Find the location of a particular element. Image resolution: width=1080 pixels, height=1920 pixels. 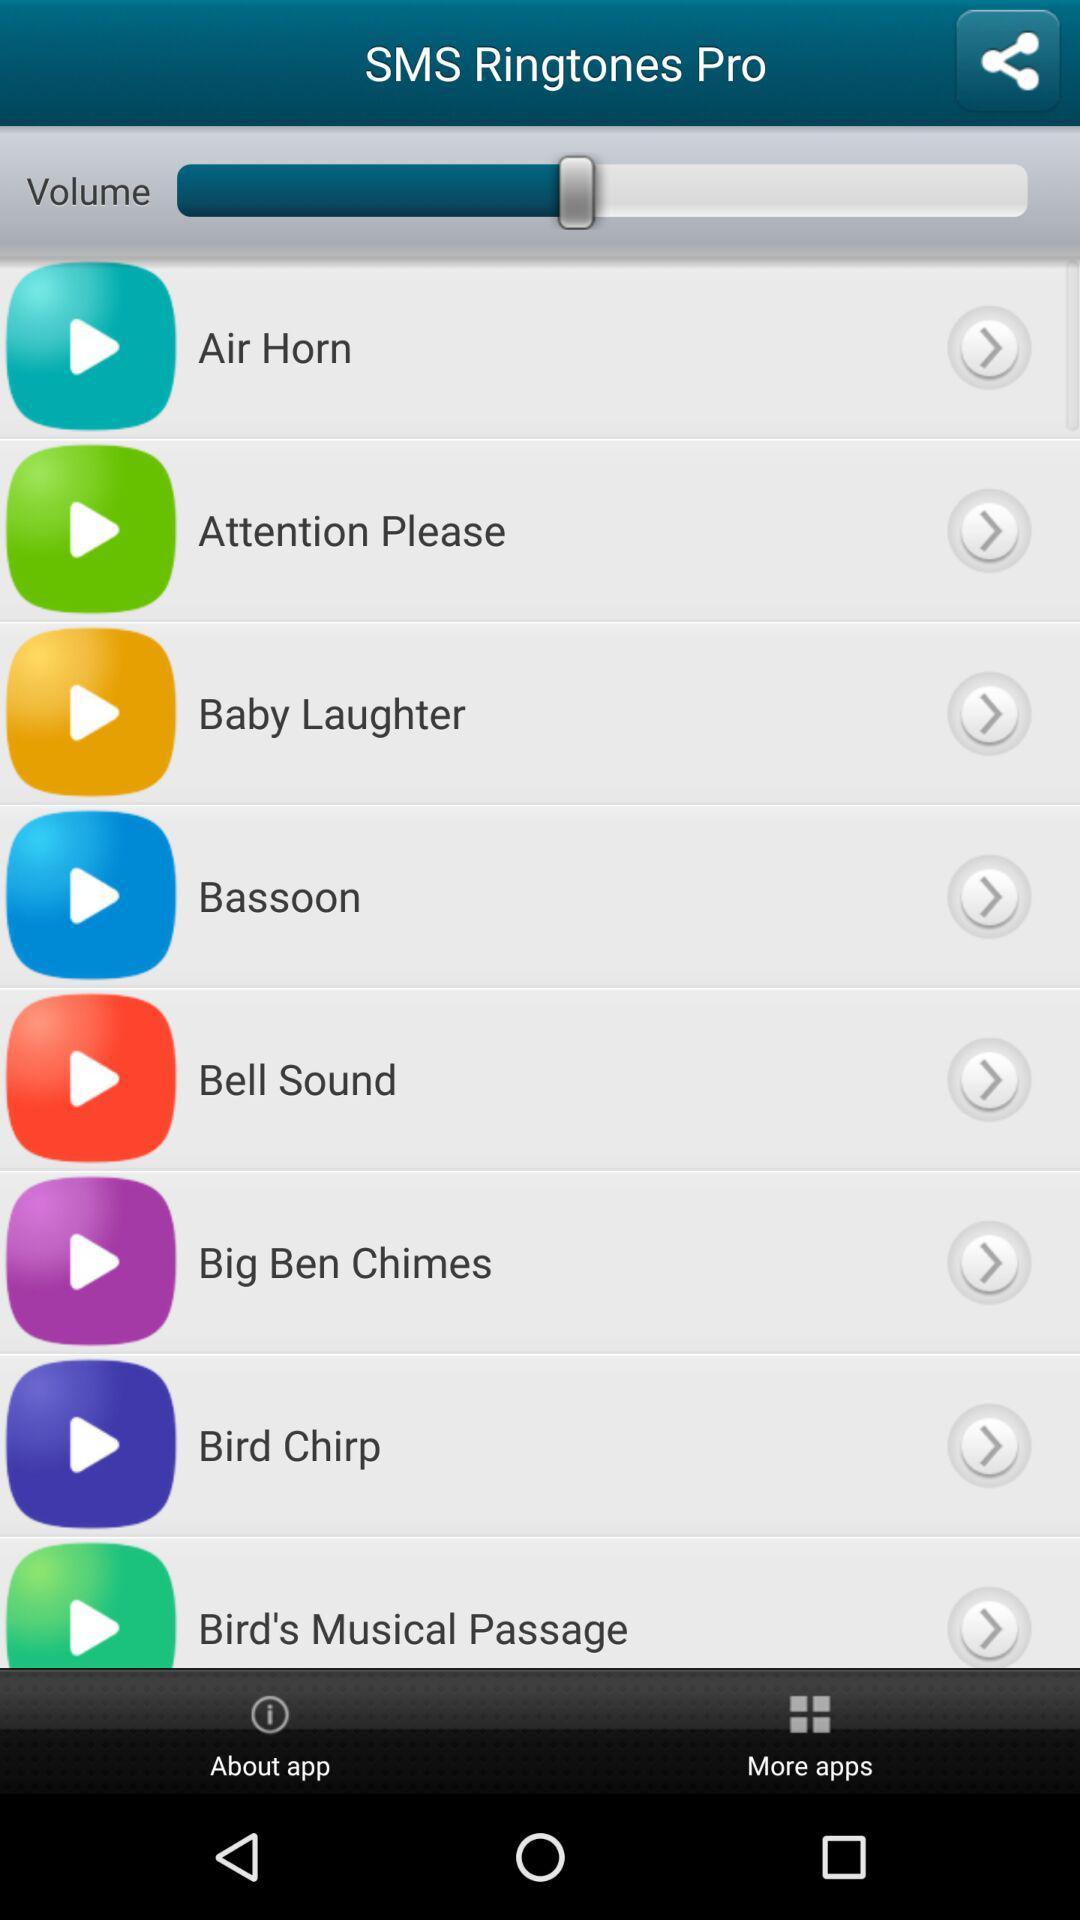

the selected item is located at coordinates (987, 894).